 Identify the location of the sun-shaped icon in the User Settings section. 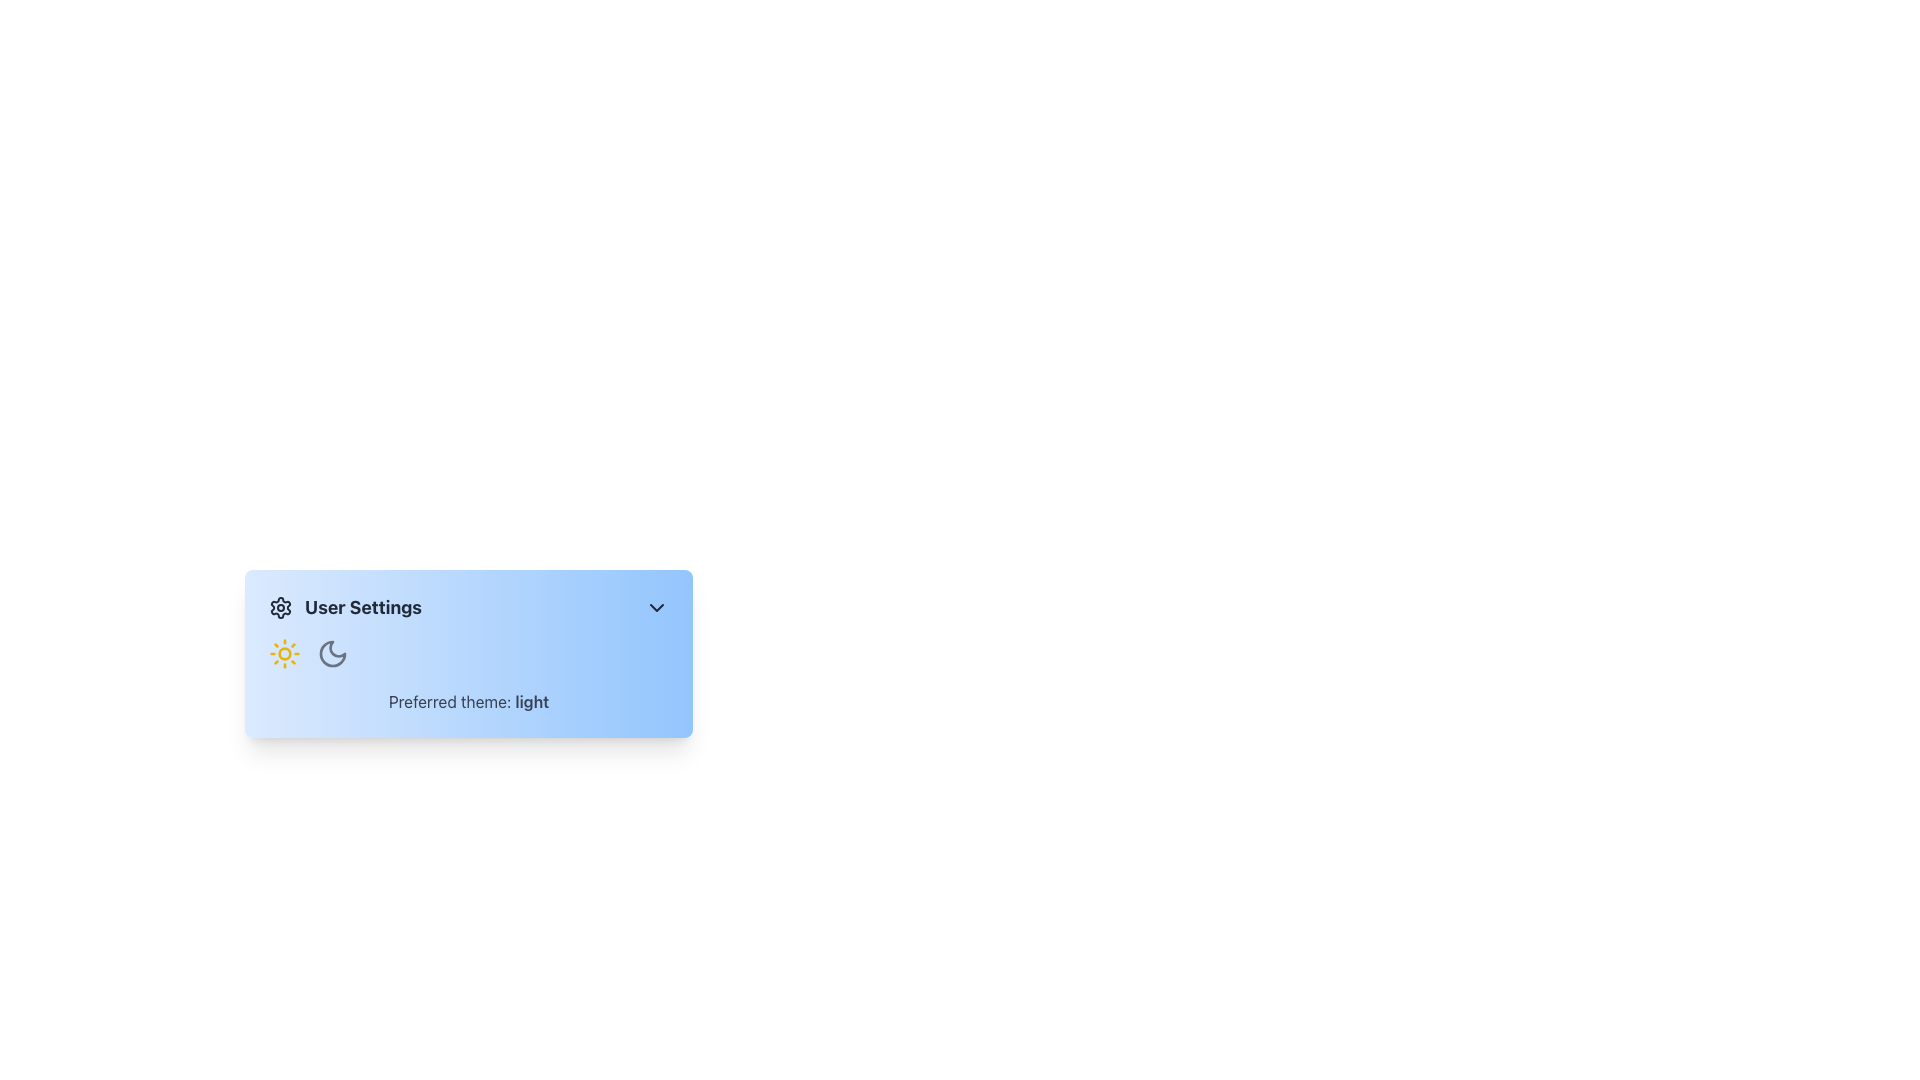
(283, 654).